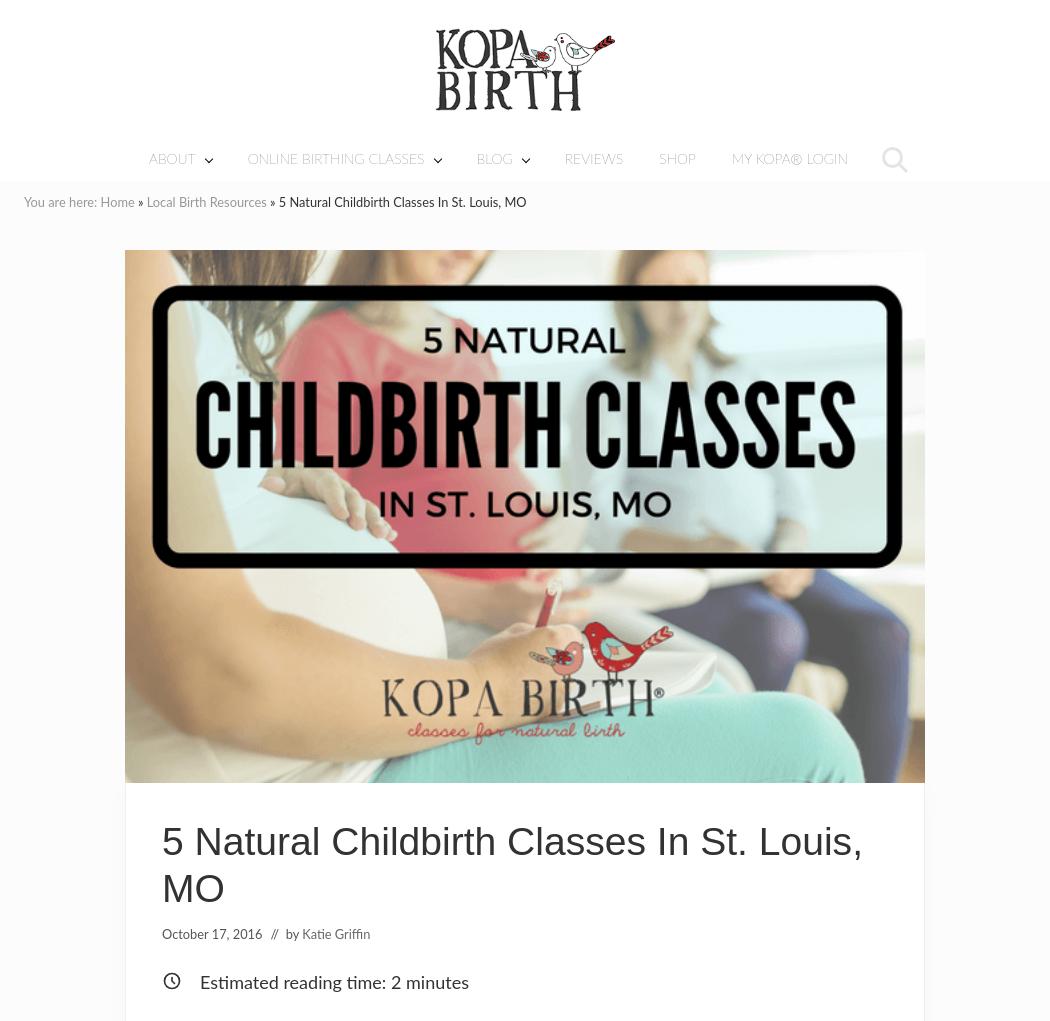 The image size is (1050, 1021). Describe the element at coordinates (336, 934) in the screenshot. I see `'Katie Griffin'` at that location.